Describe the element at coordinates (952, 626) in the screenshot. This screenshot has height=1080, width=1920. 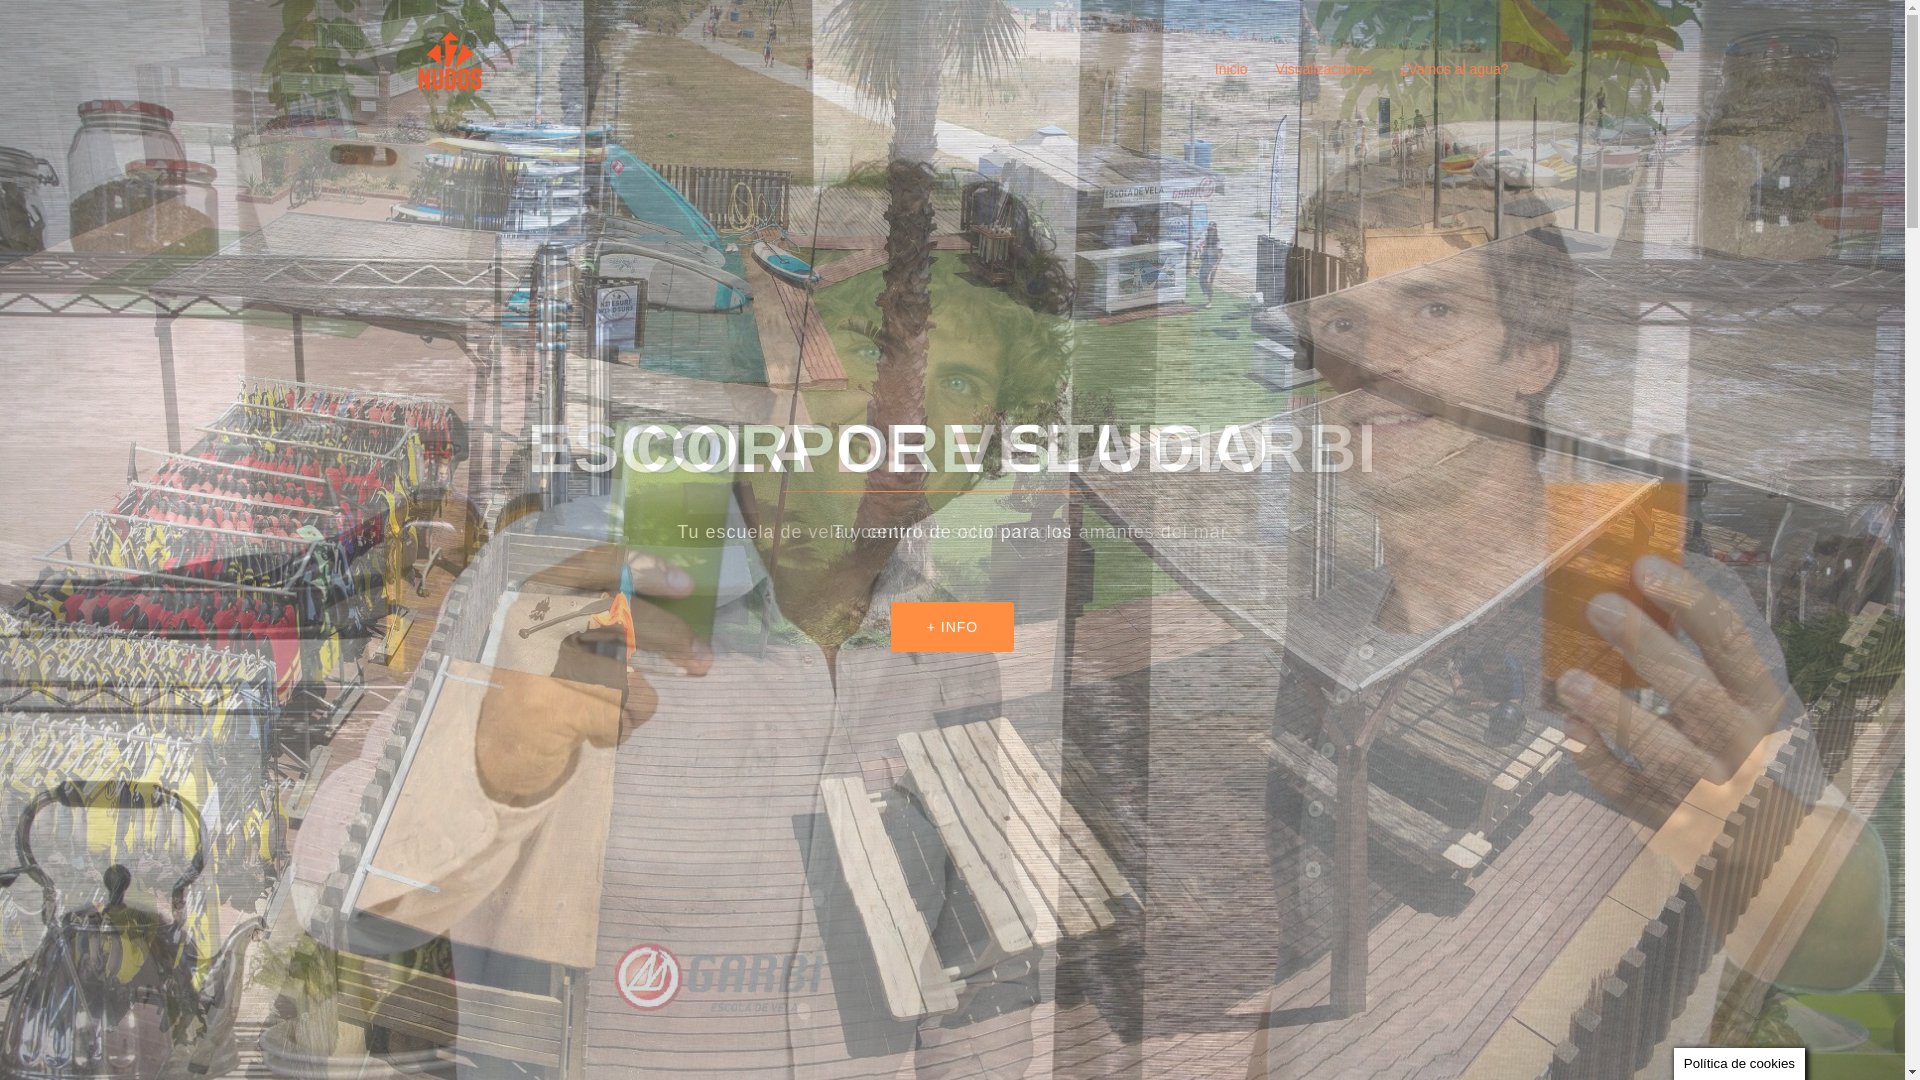
I see `'+ INFO'` at that location.